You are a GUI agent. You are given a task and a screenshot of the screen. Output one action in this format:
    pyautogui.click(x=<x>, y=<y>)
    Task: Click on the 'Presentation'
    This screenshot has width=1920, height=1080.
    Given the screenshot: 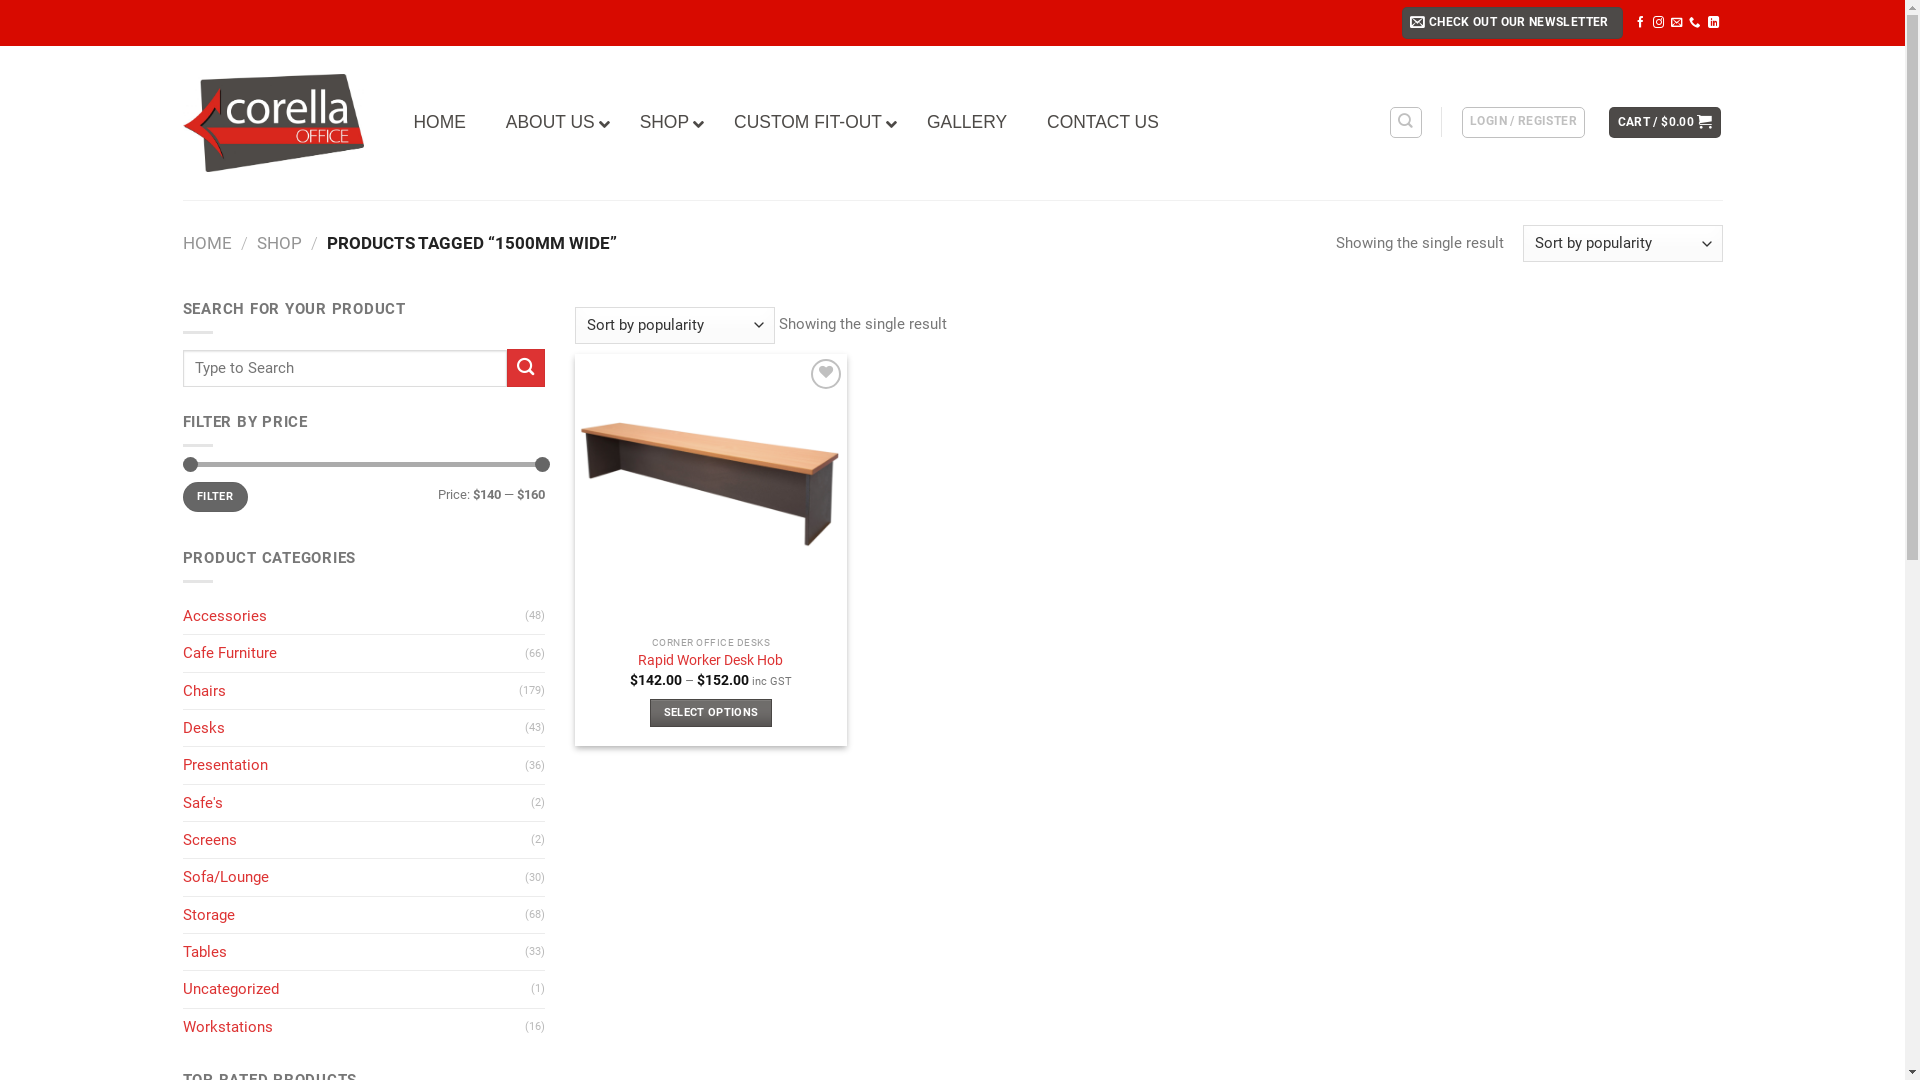 What is the action you would take?
    pyautogui.click(x=353, y=764)
    